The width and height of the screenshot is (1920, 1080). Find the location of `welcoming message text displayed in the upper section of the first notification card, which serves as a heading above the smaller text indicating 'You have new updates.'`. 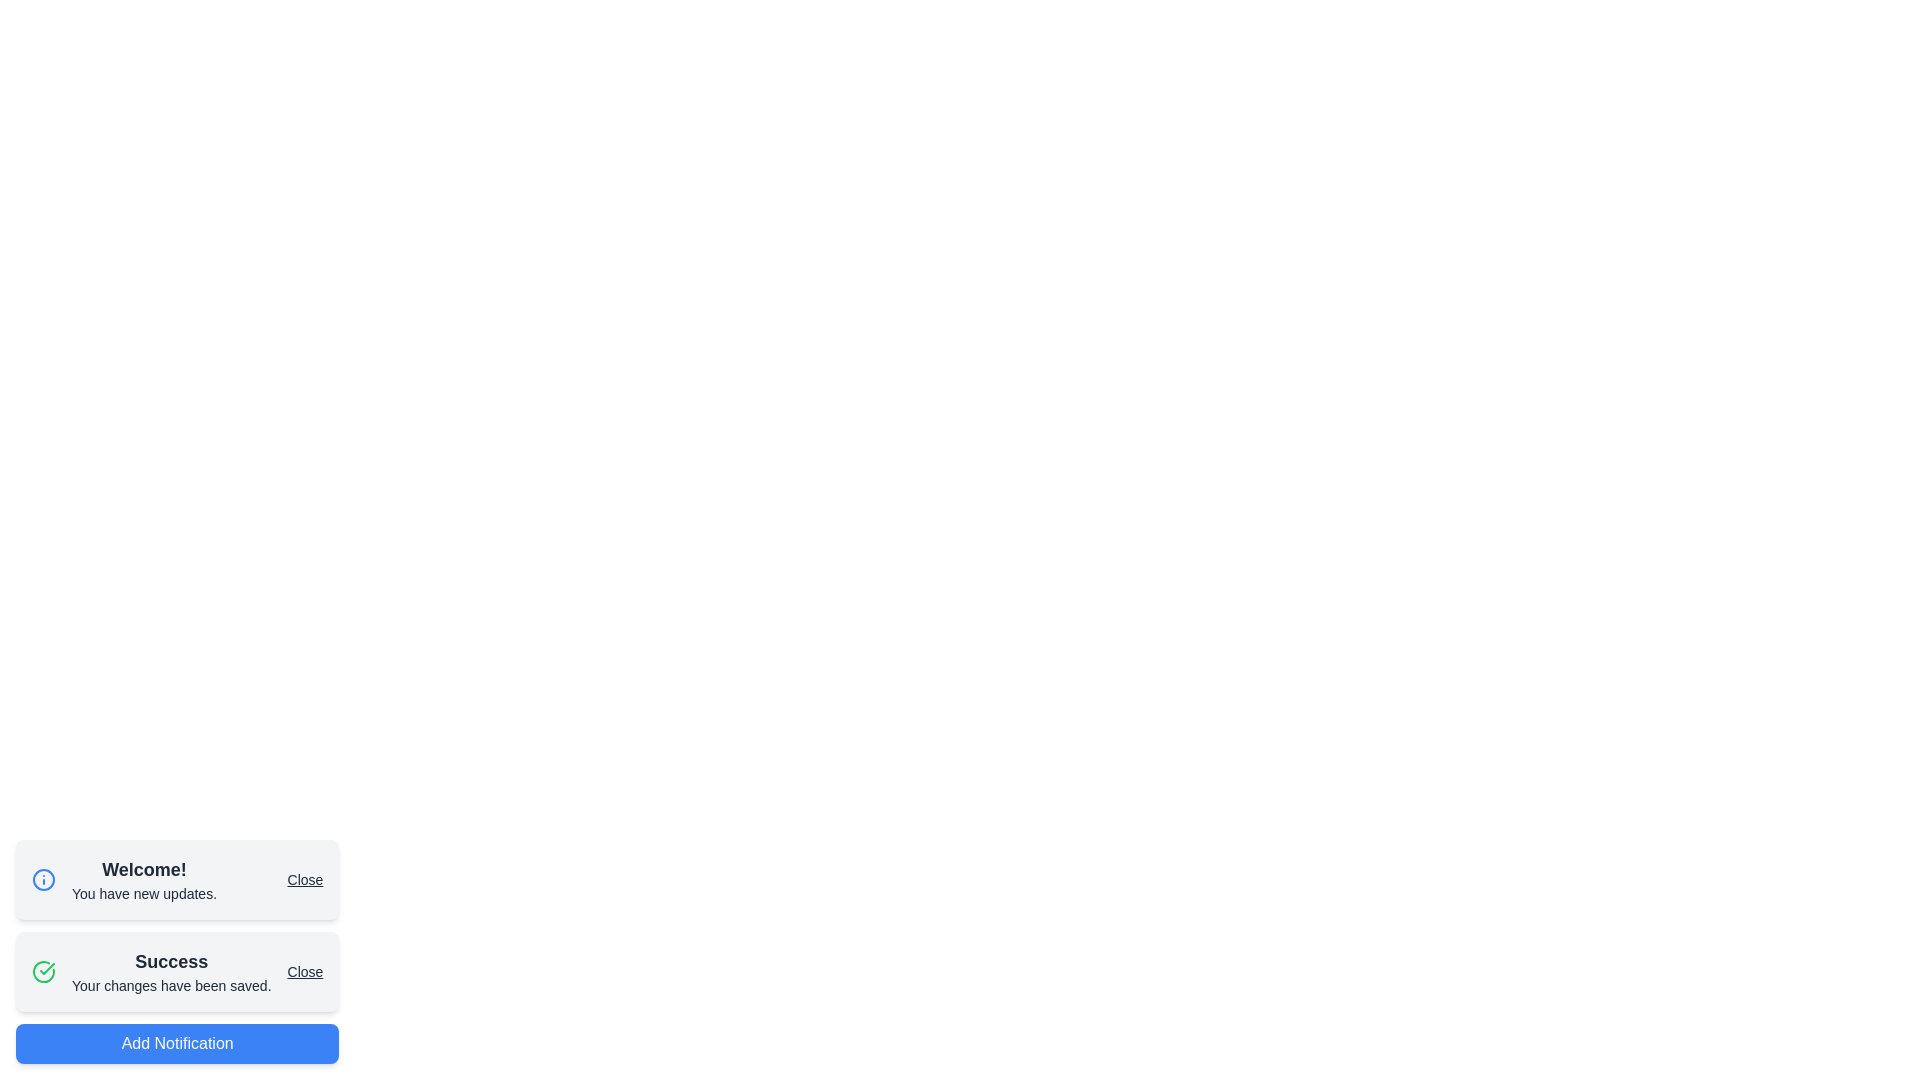

welcoming message text displayed in the upper section of the first notification card, which serves as a heading above the smaller text indicating 'You have new updates.' is located at coordinates (143, 869).